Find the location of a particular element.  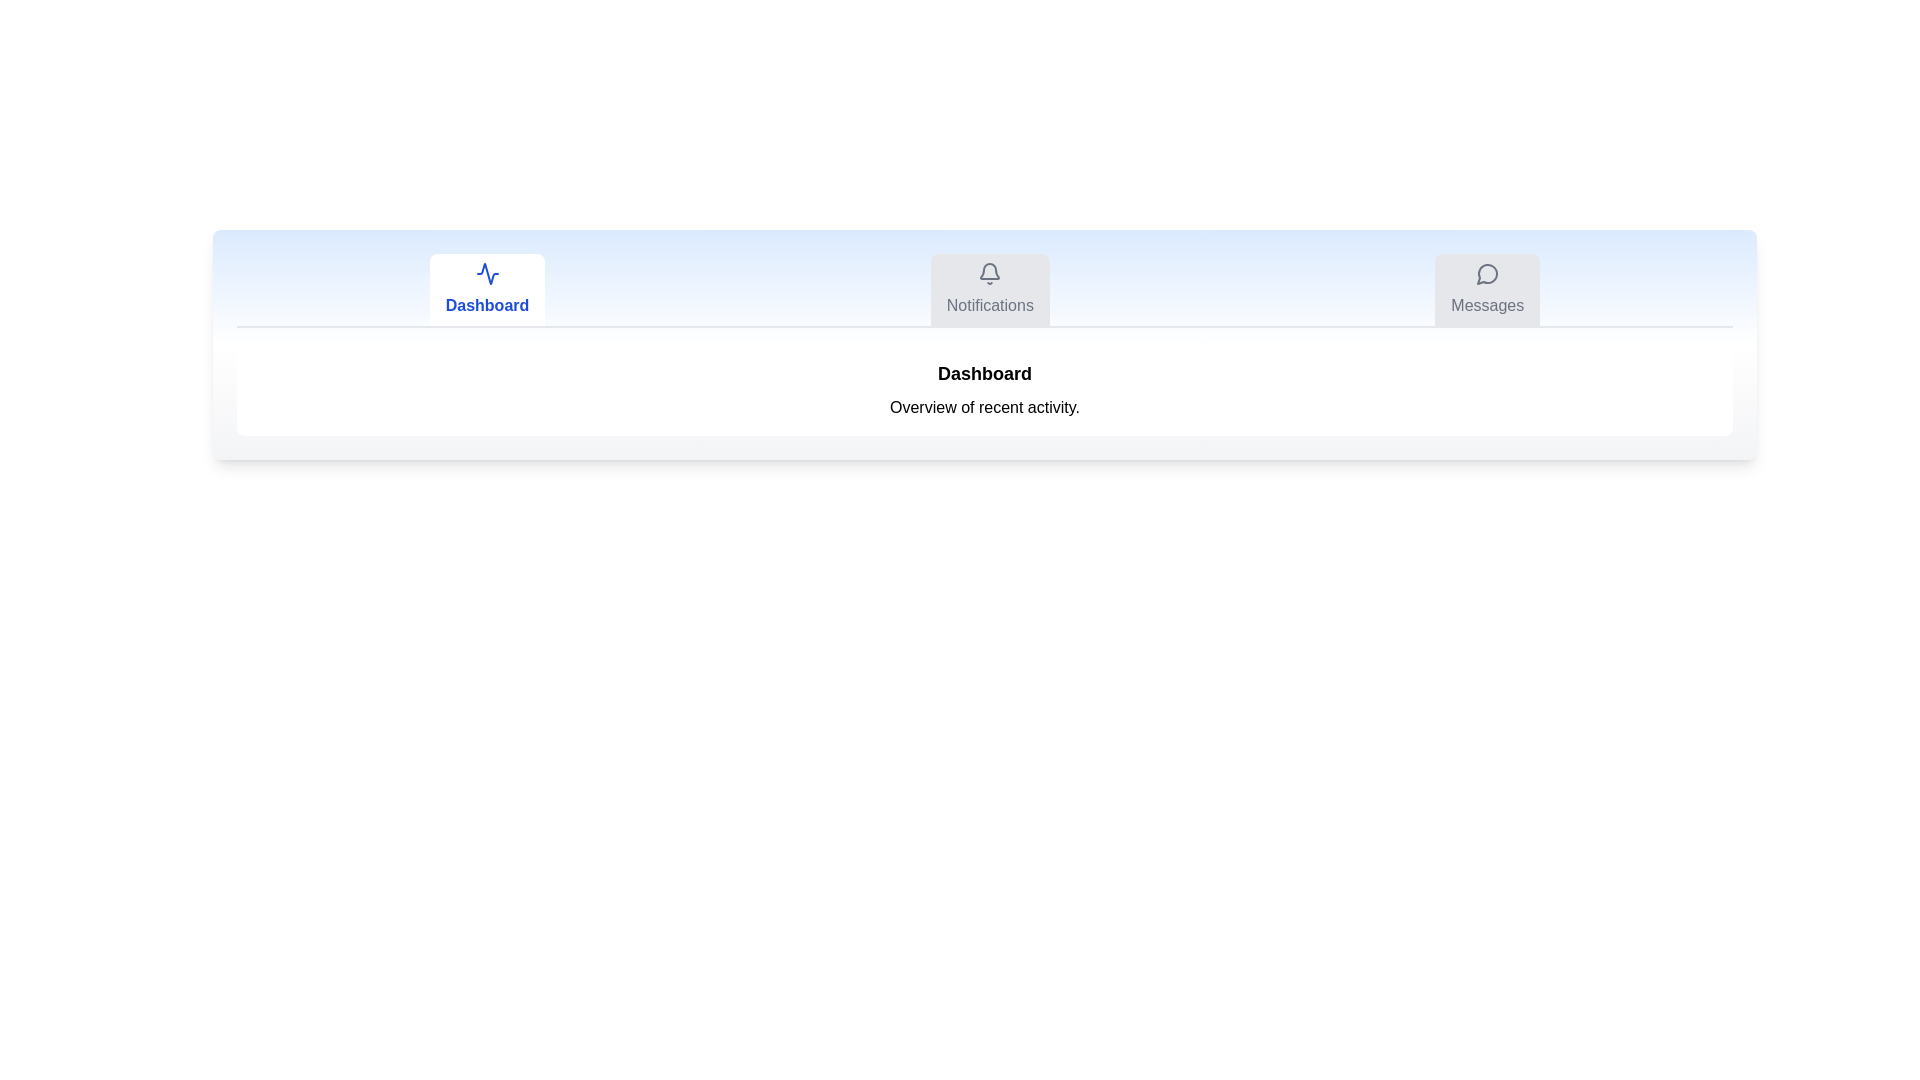

the tab button corresponding to Notifications to switch sections is located at coordinates (990, 289).